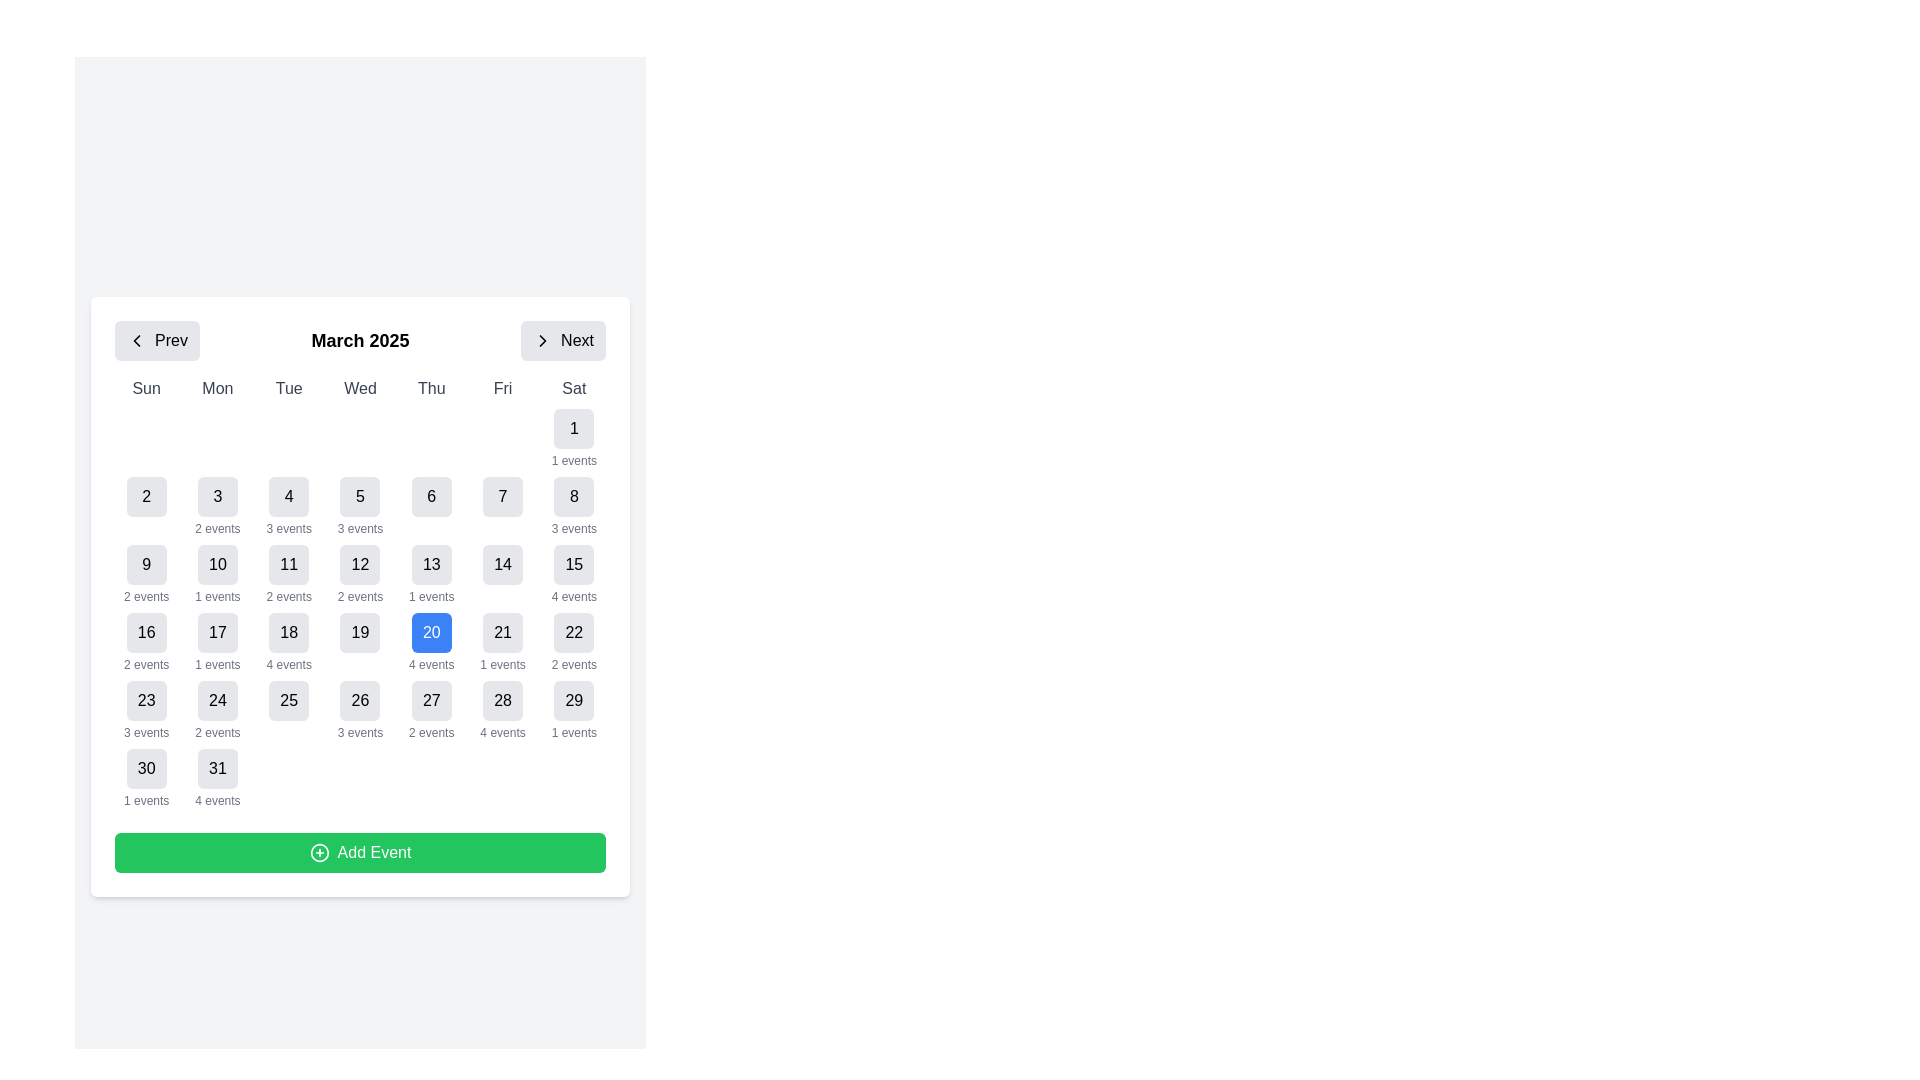 The width and height of the screenshot is (1920, 1080). Describe the element at coordinates (573, 427) in the screenshot. I see `the selectable date button representing the day '1'` at that location.